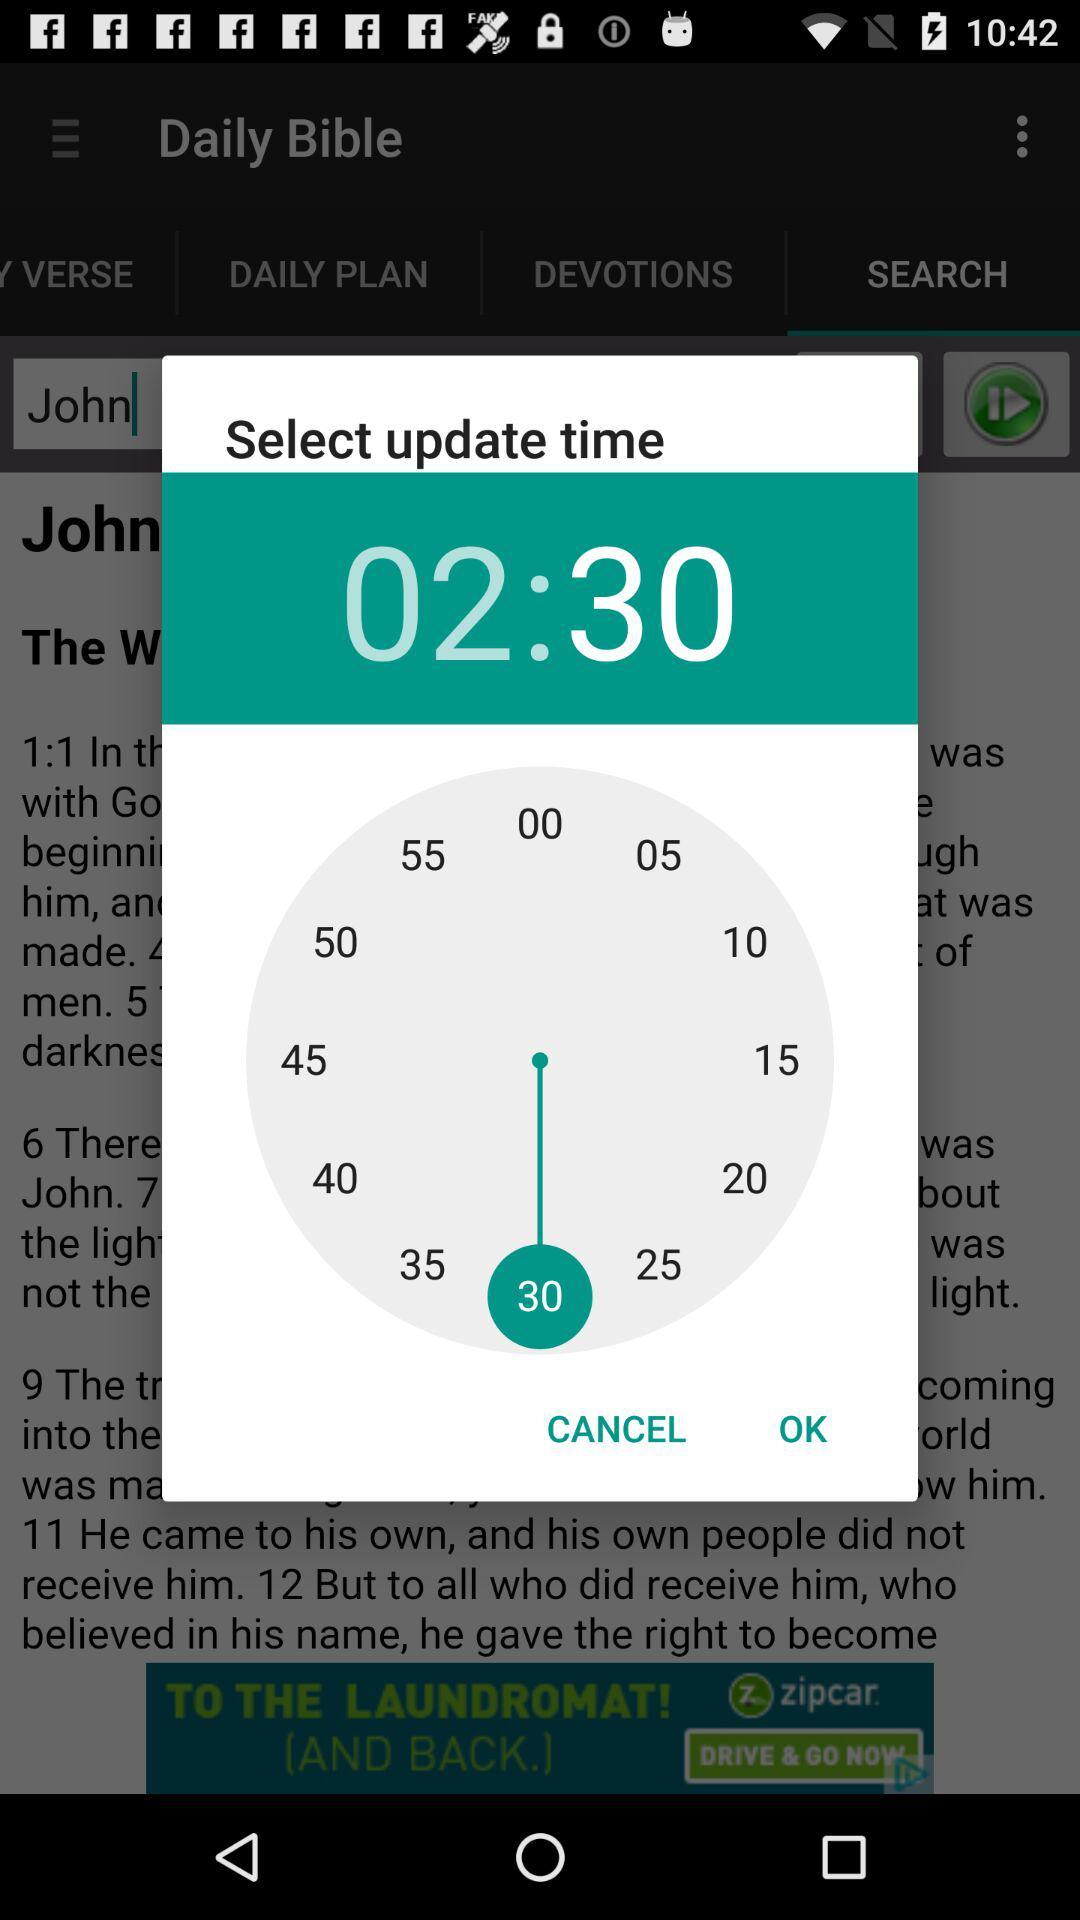 The image size is (1080, 1920). Describe the element at coordinates (652, 597) in the screenshot. I see `the item below the select update time item` at that location.